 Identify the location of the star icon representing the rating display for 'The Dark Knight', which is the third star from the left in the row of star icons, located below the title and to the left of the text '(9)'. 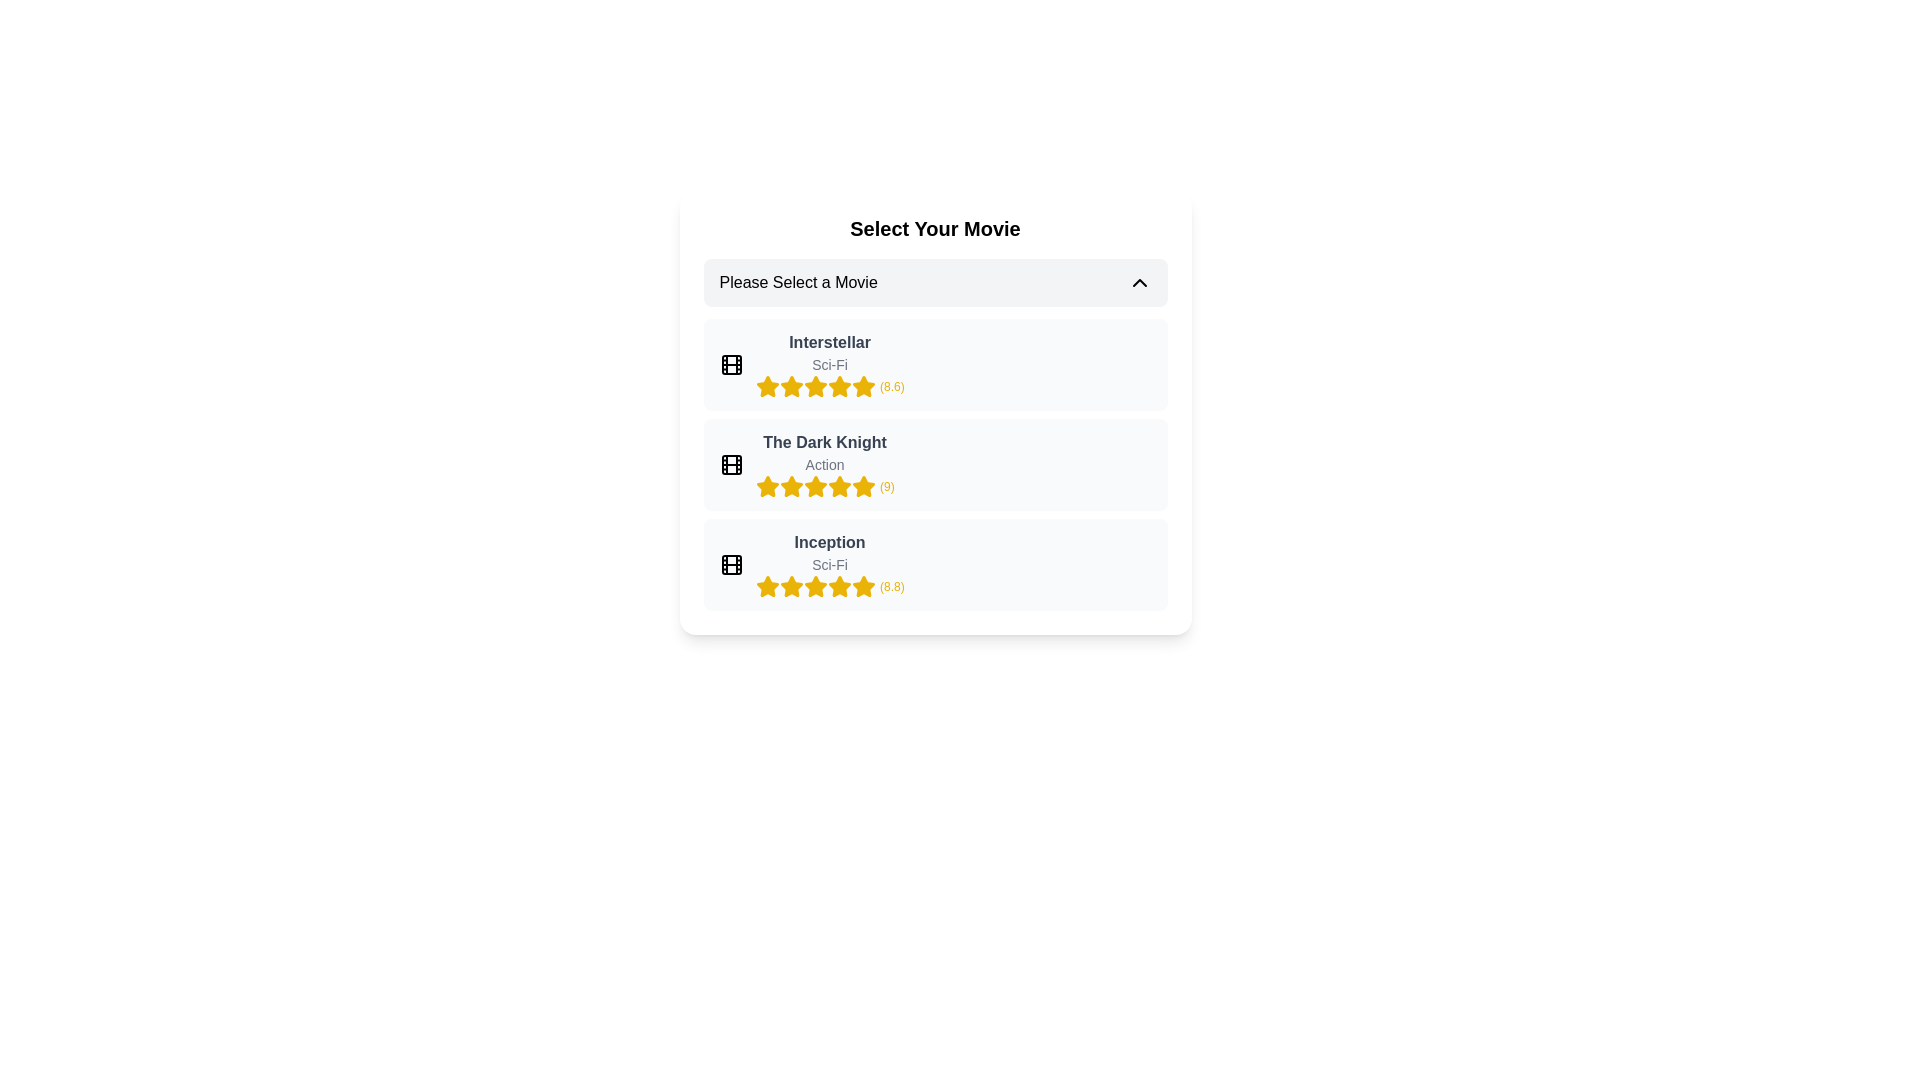
(790, 486).